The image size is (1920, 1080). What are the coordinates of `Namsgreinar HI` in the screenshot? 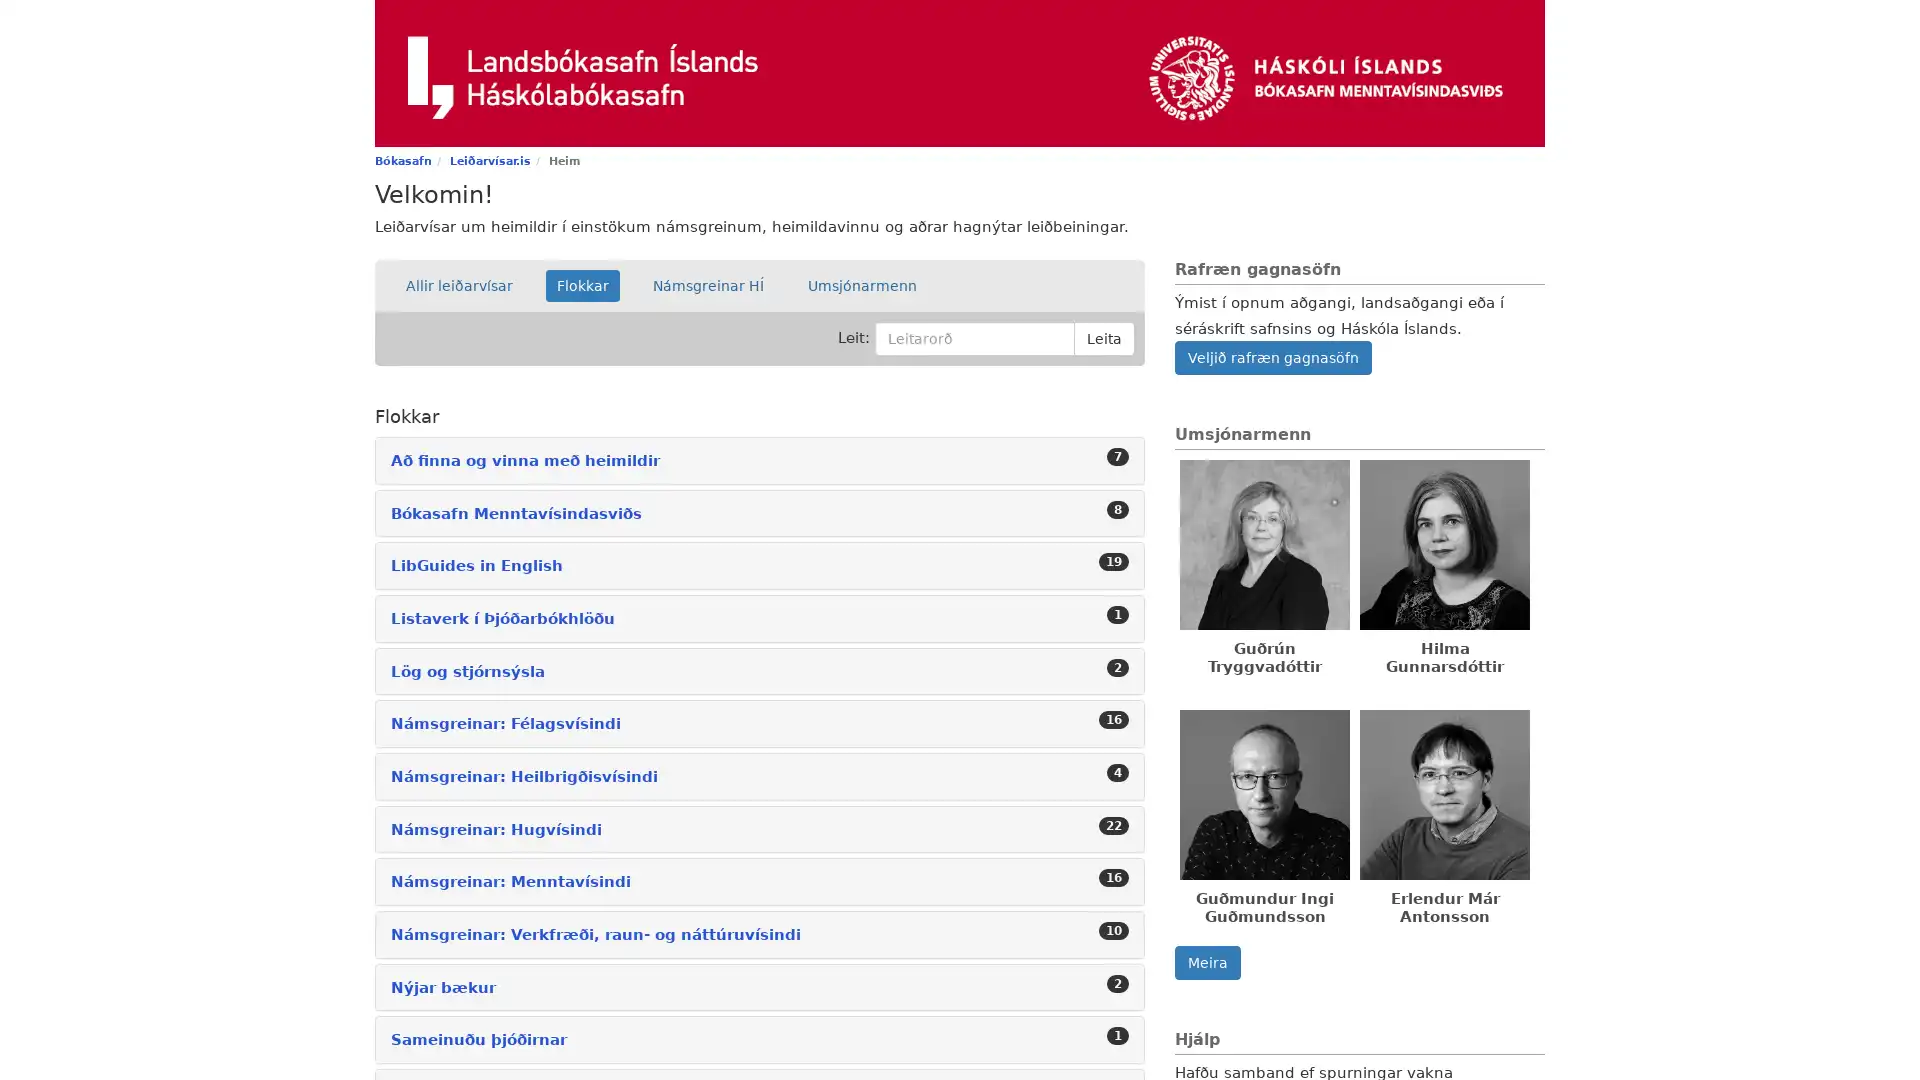 It's located at (708, 285).